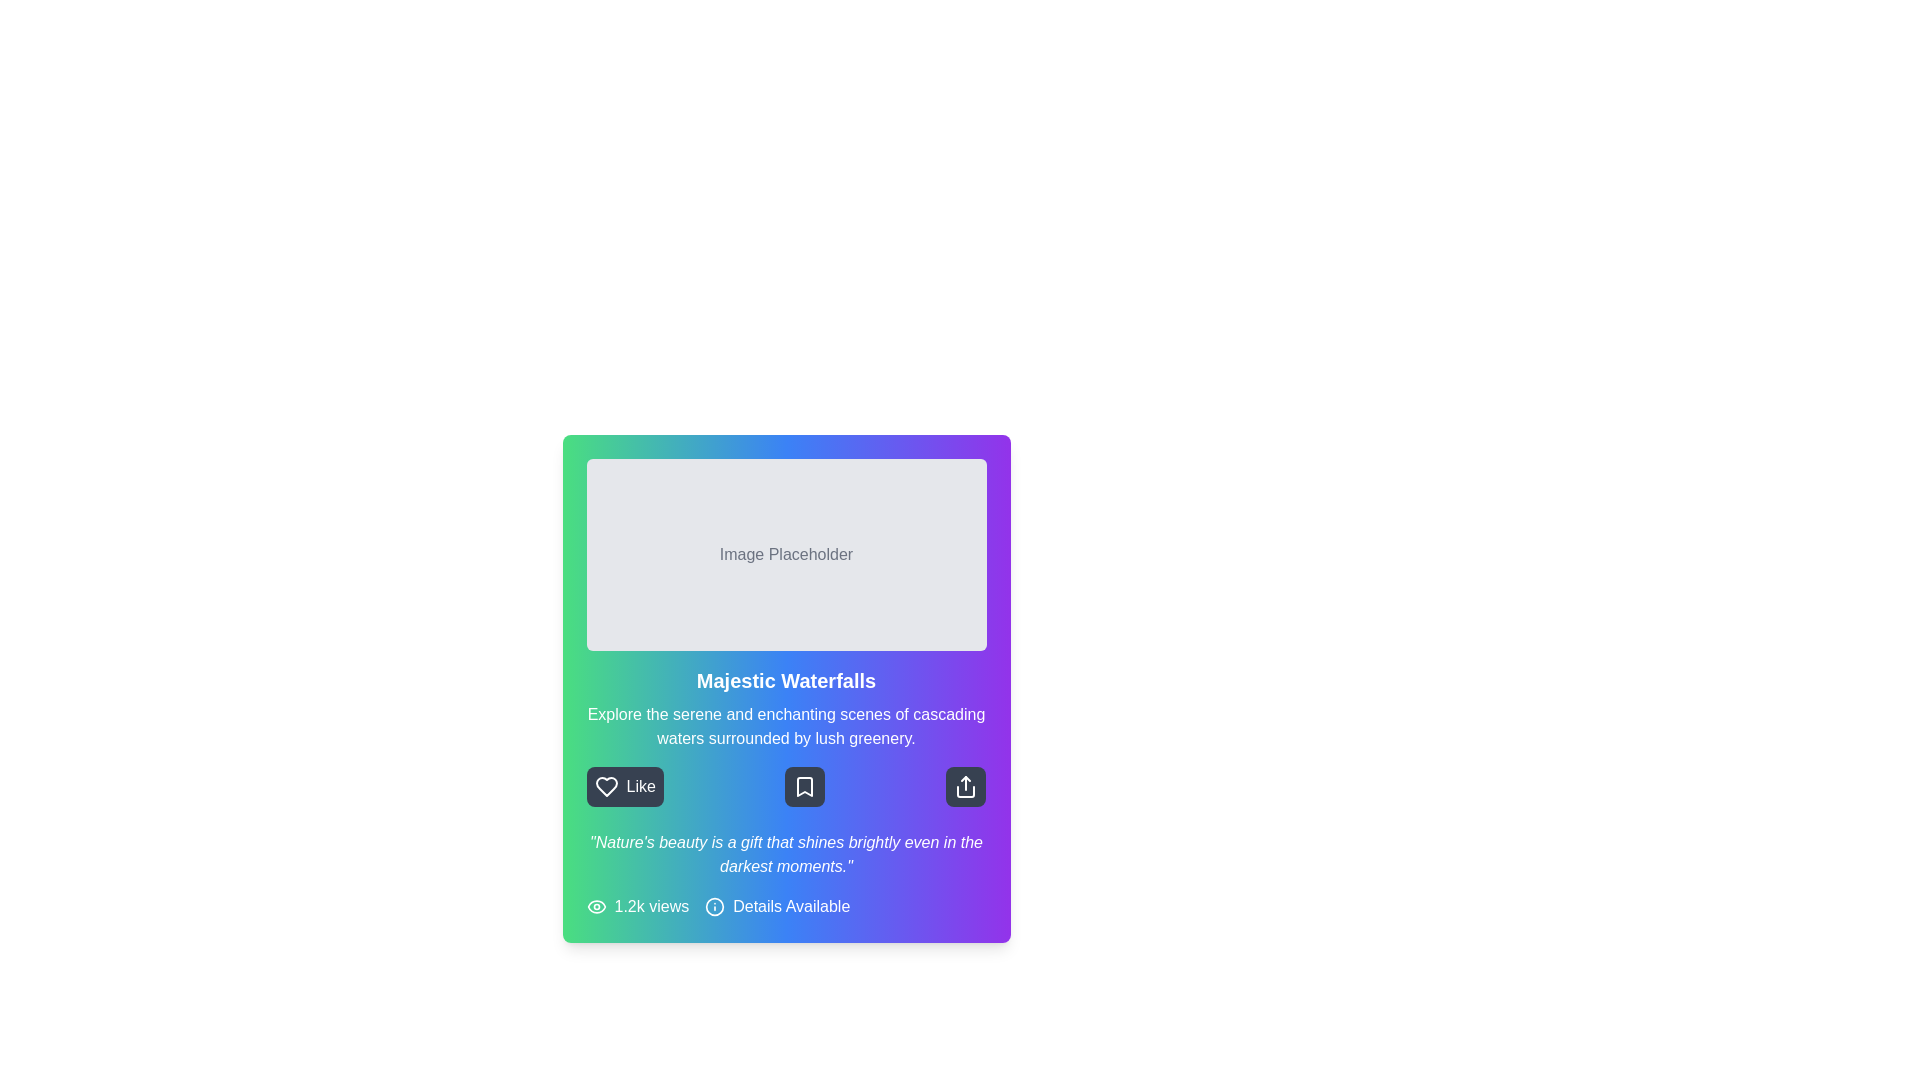 The width and height of the screenshot is (1920, 1080). I want to click on the share button located below the 'Majestic Waterfalls' title, so click(966, 785).